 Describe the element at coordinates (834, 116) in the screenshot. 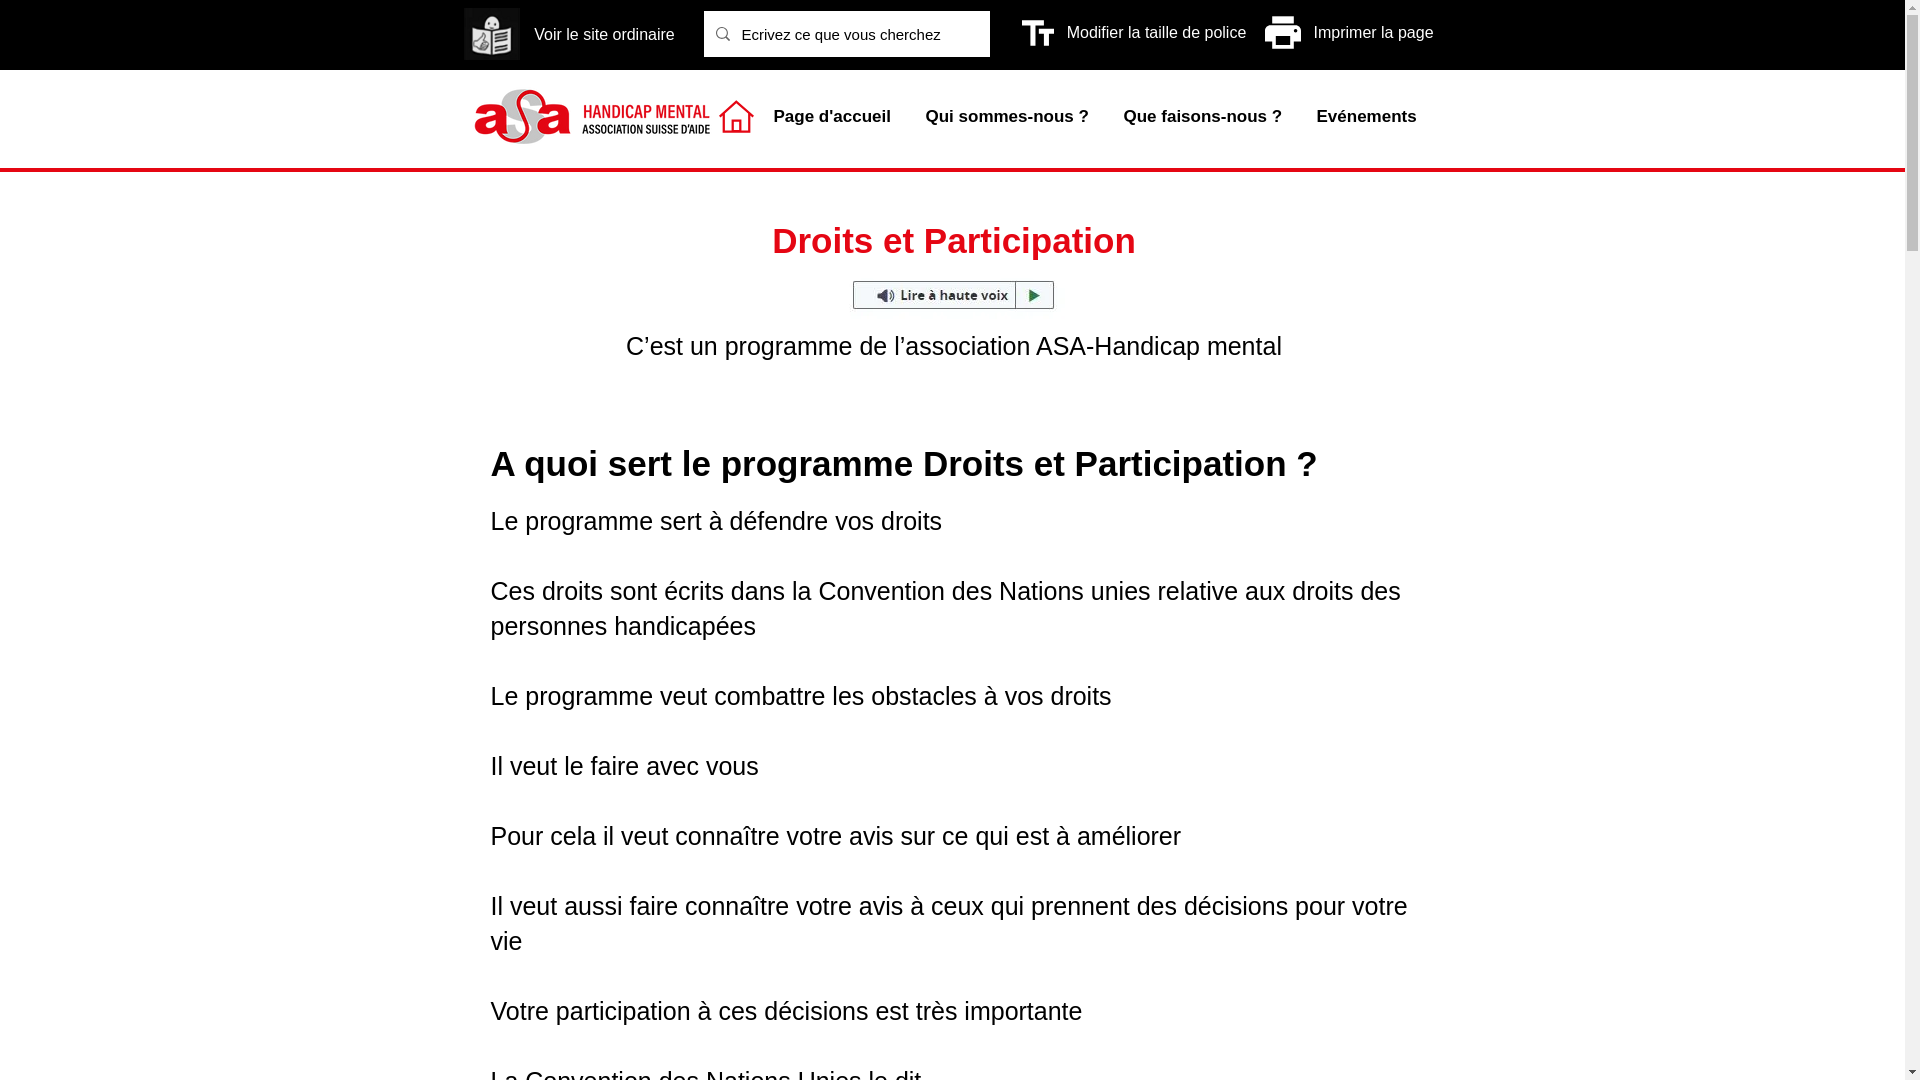

I see `'Page d'accueil'` at that location.